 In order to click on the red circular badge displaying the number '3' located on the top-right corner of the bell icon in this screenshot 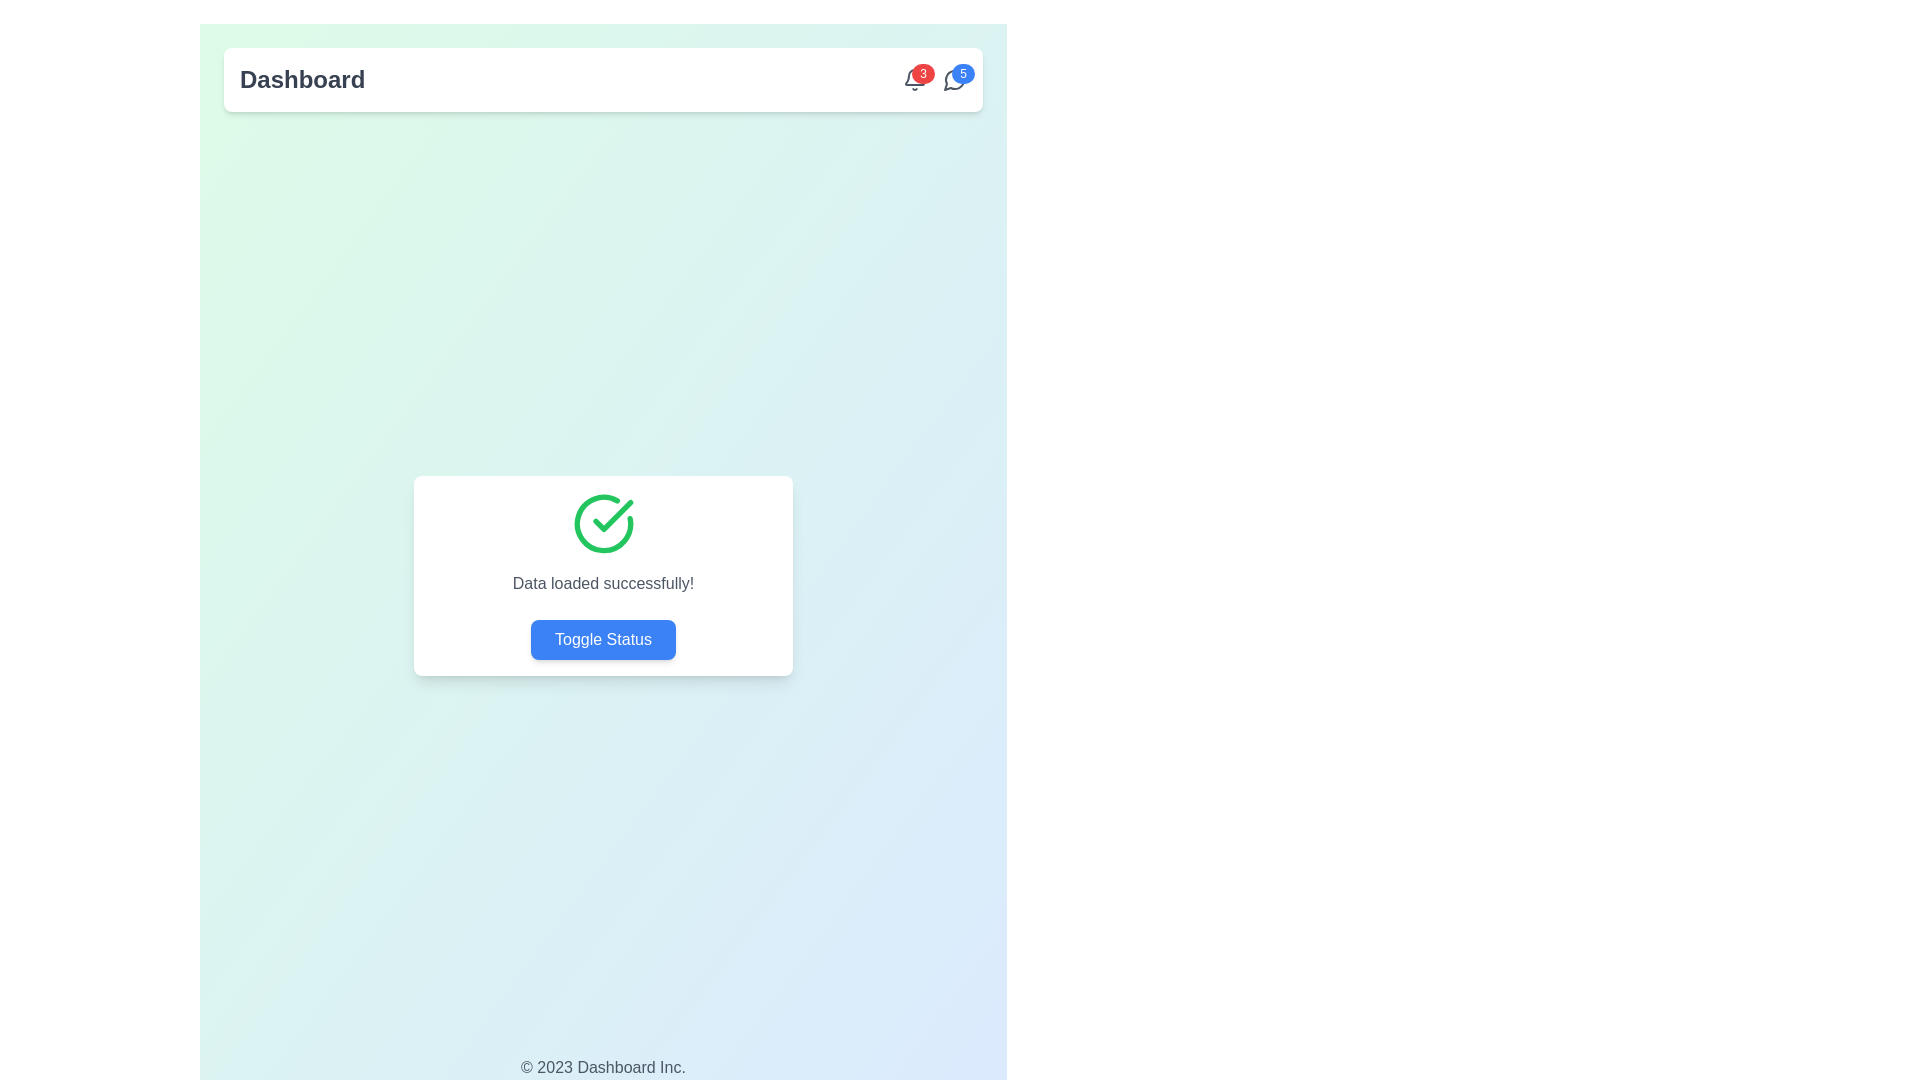, I will do `click(914, 79)`.